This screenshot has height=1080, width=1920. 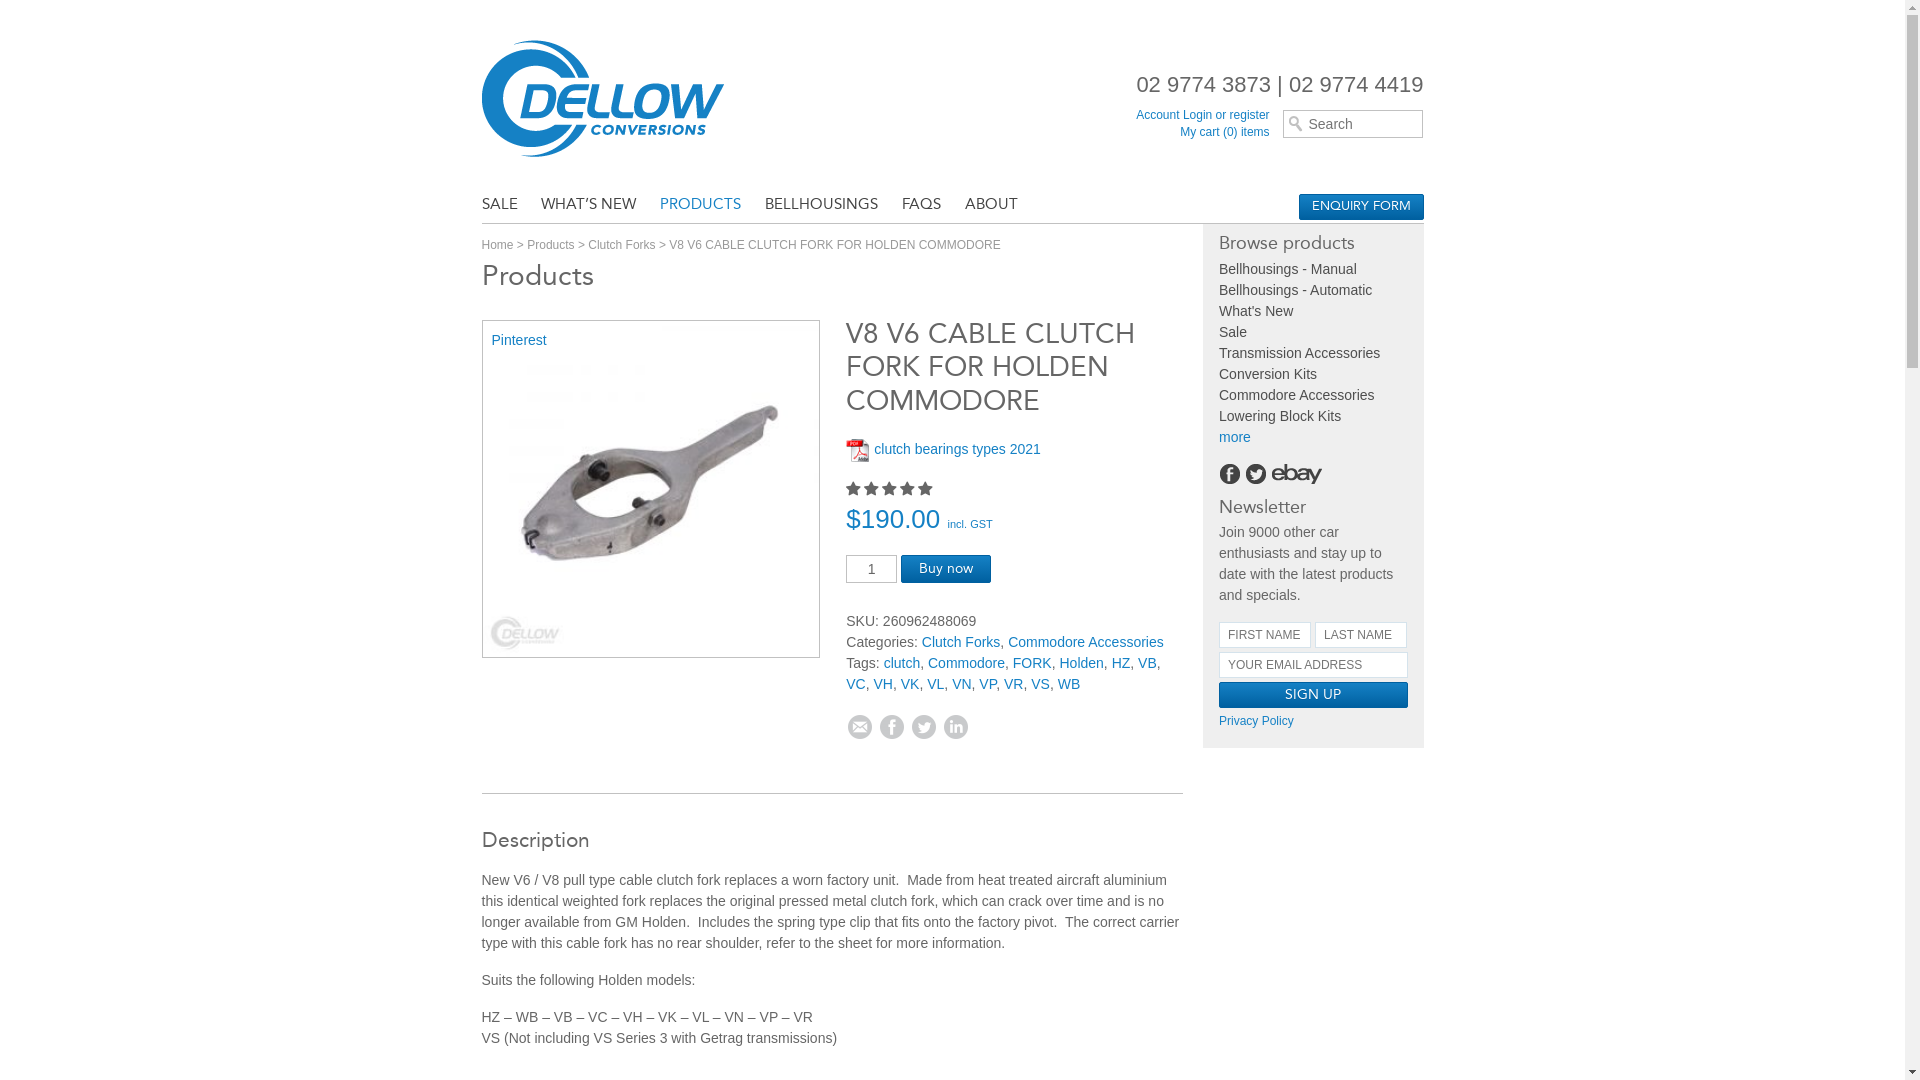 What do you see at coordinates (942, 451) in the screenshot?
I see `'clutch bearings types 2021'` at bounding box center [942, 451].